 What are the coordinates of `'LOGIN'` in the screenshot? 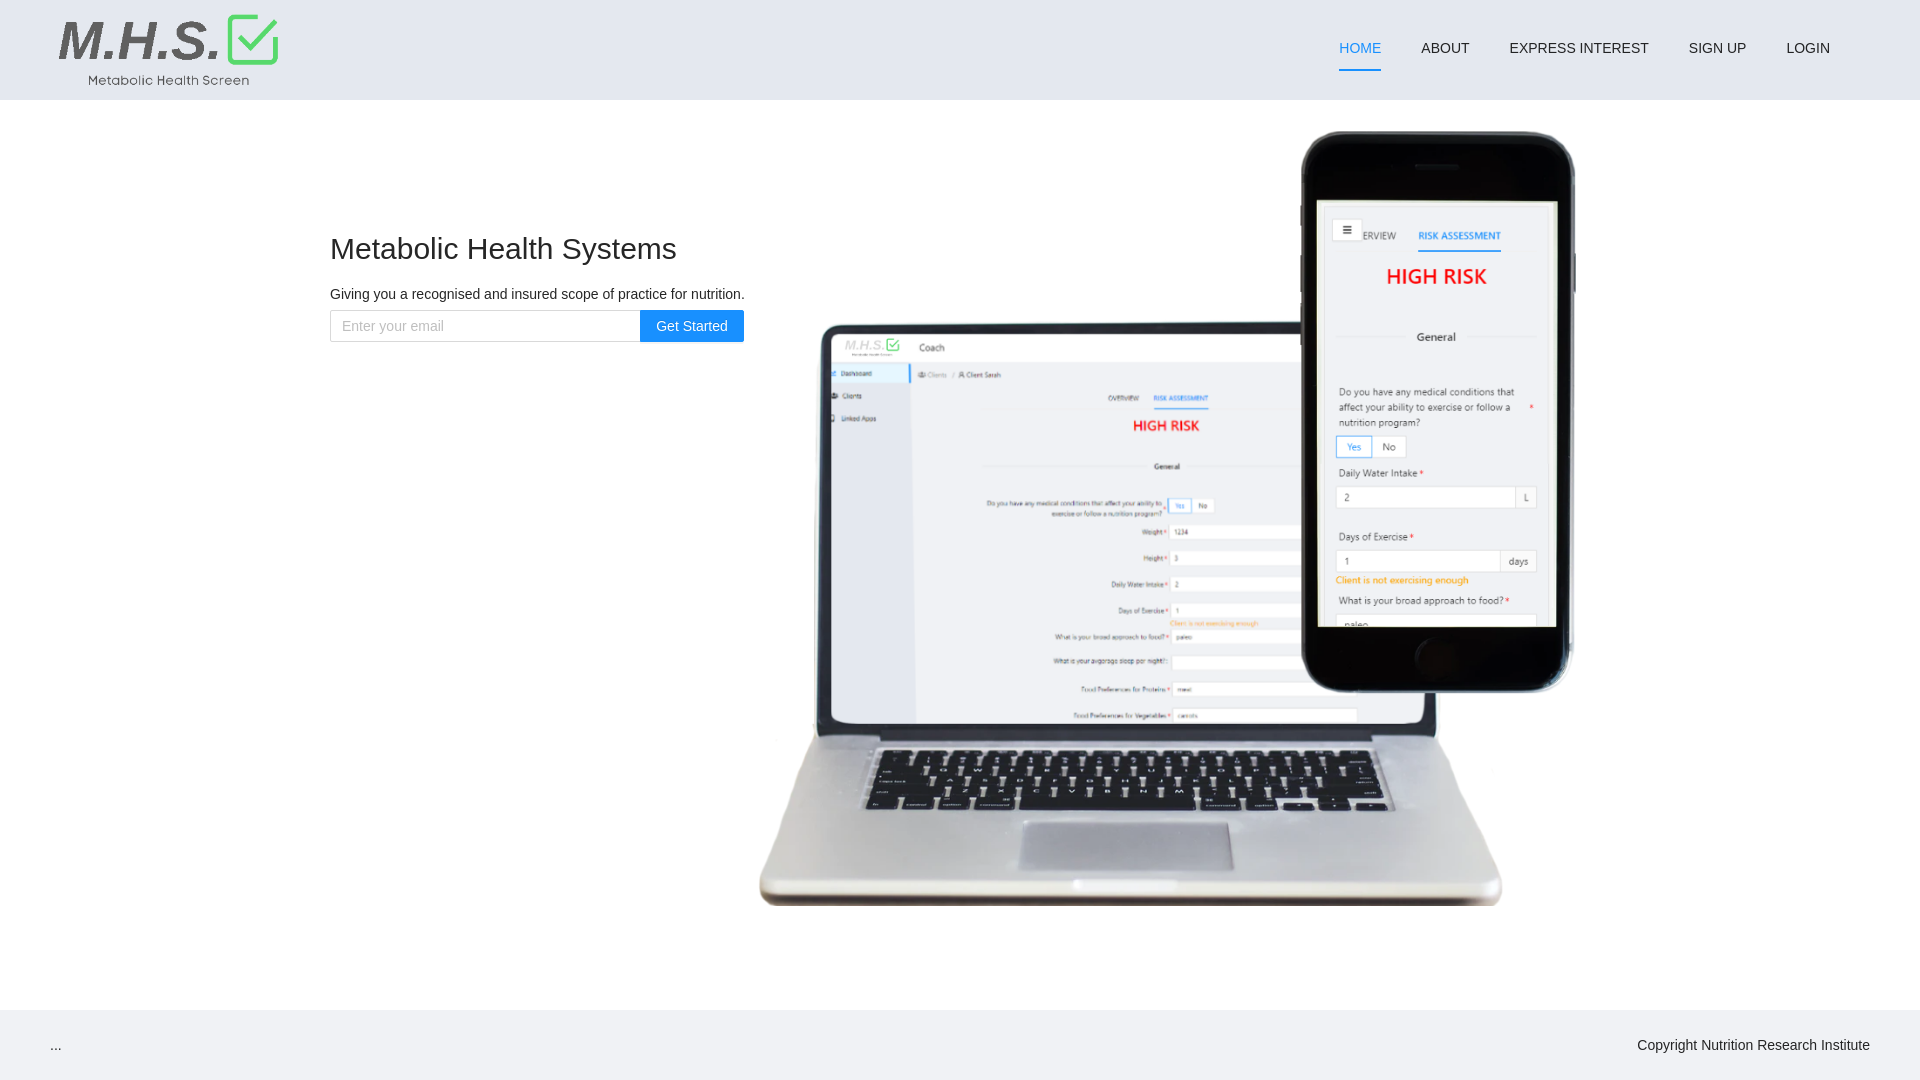 It's located at (1808, 46).